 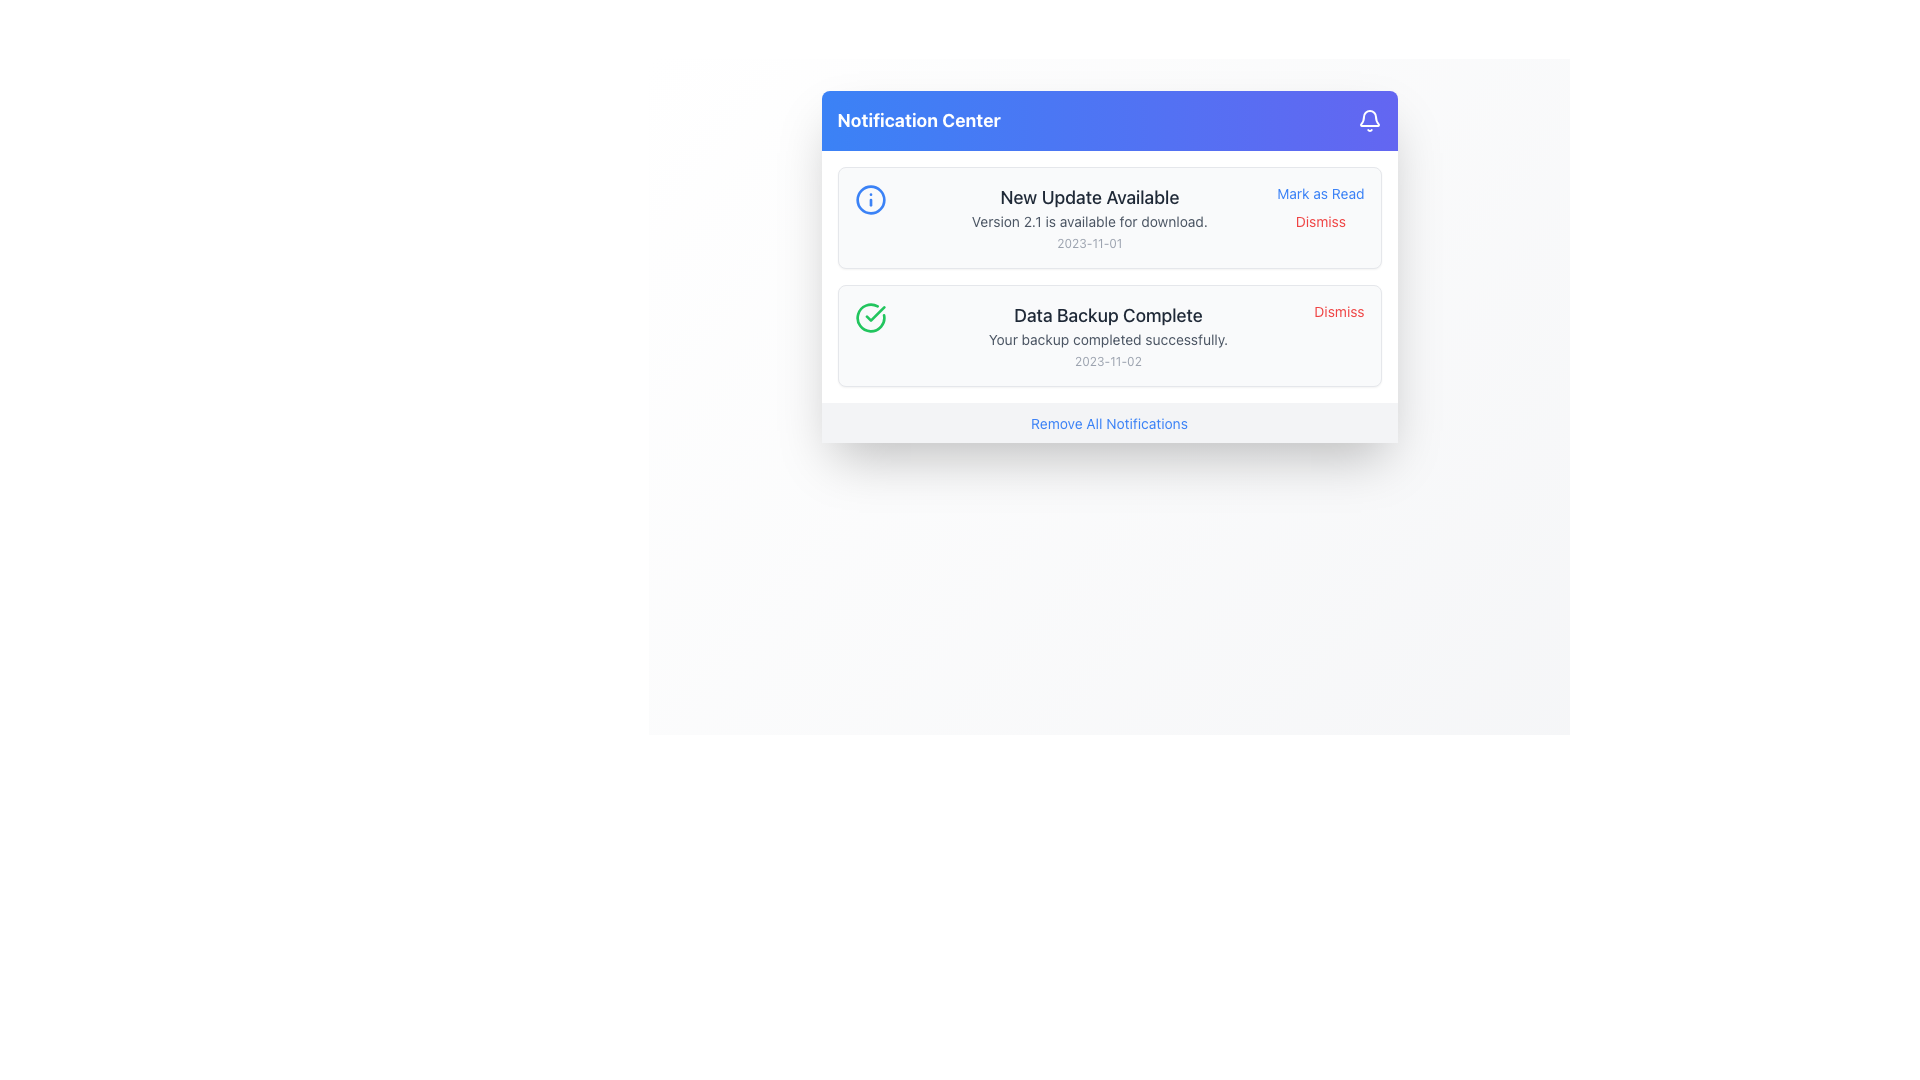 What do you see at coordinates (918, 120) in the screenshot?
I see `the static text label displaying 'Notification Center', which is bold and large with white font against a gradient background from blue to indigo, located on the left side of the header` at bounding box center [918, 120].